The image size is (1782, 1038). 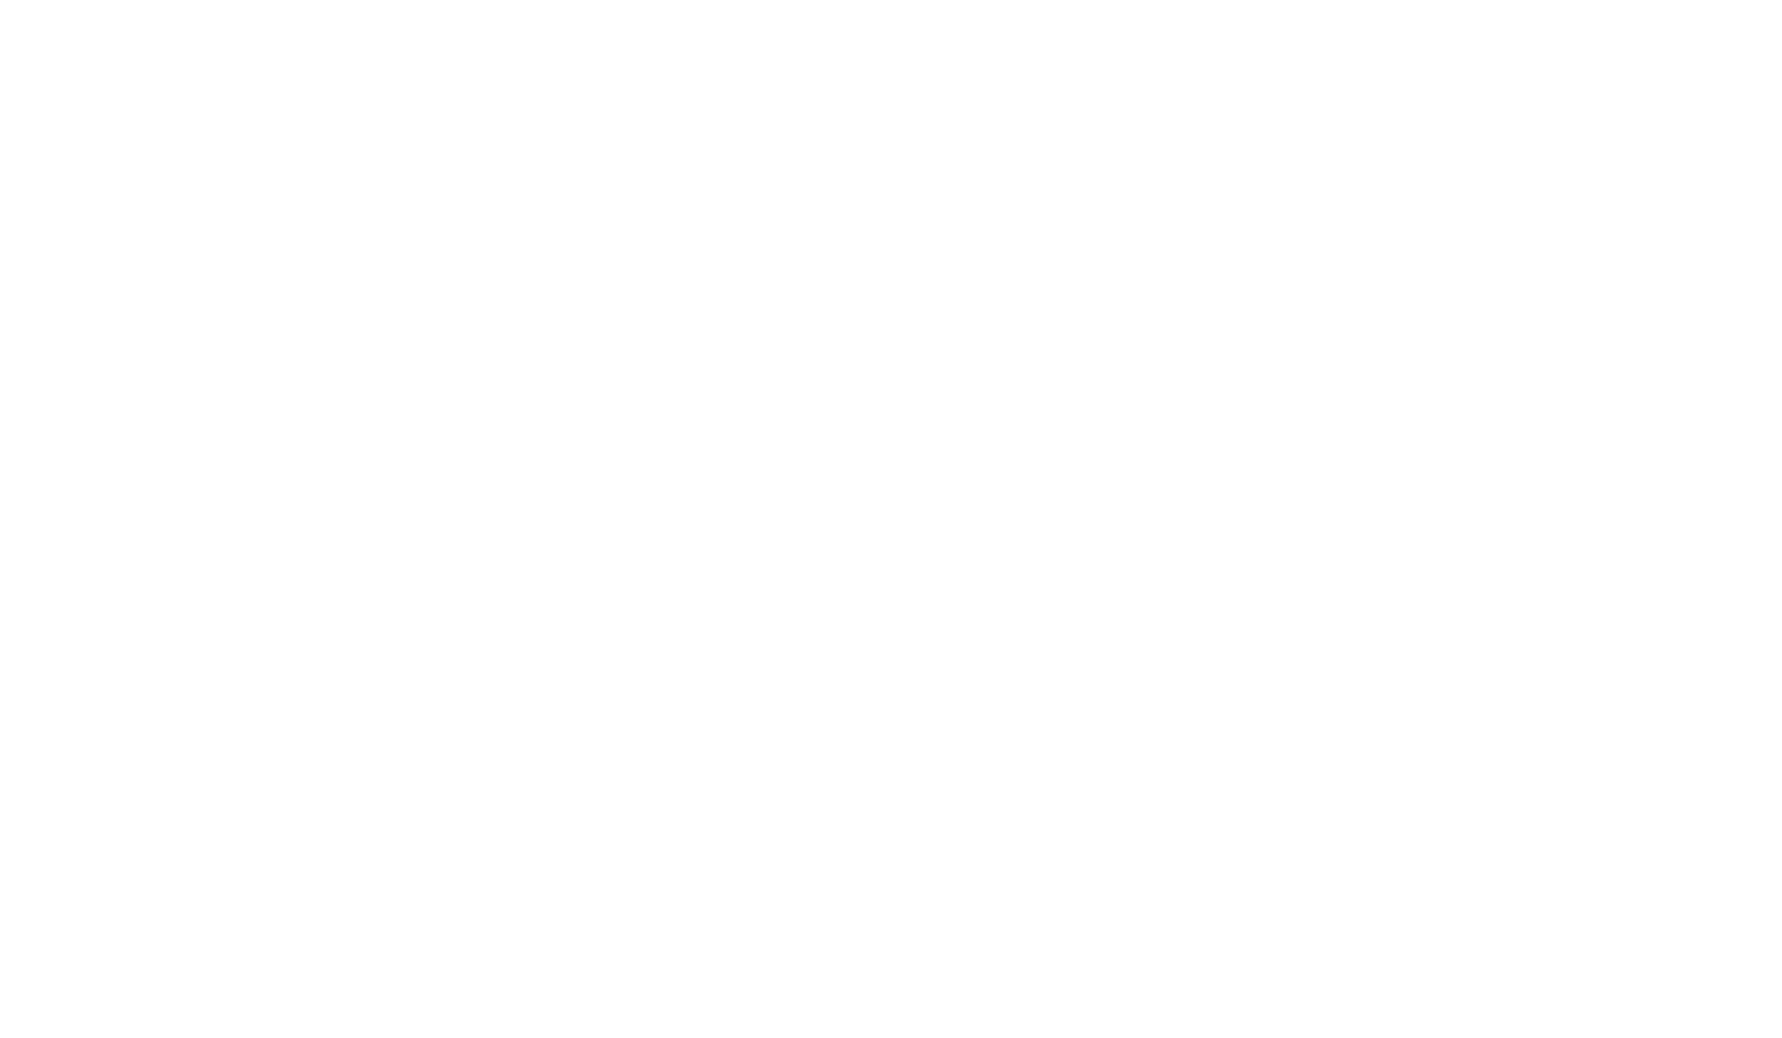 What do you see at coordinates (858, 454) in the screenshot?
I see `'Fully Featured System'` at bounding box center [858, 454].